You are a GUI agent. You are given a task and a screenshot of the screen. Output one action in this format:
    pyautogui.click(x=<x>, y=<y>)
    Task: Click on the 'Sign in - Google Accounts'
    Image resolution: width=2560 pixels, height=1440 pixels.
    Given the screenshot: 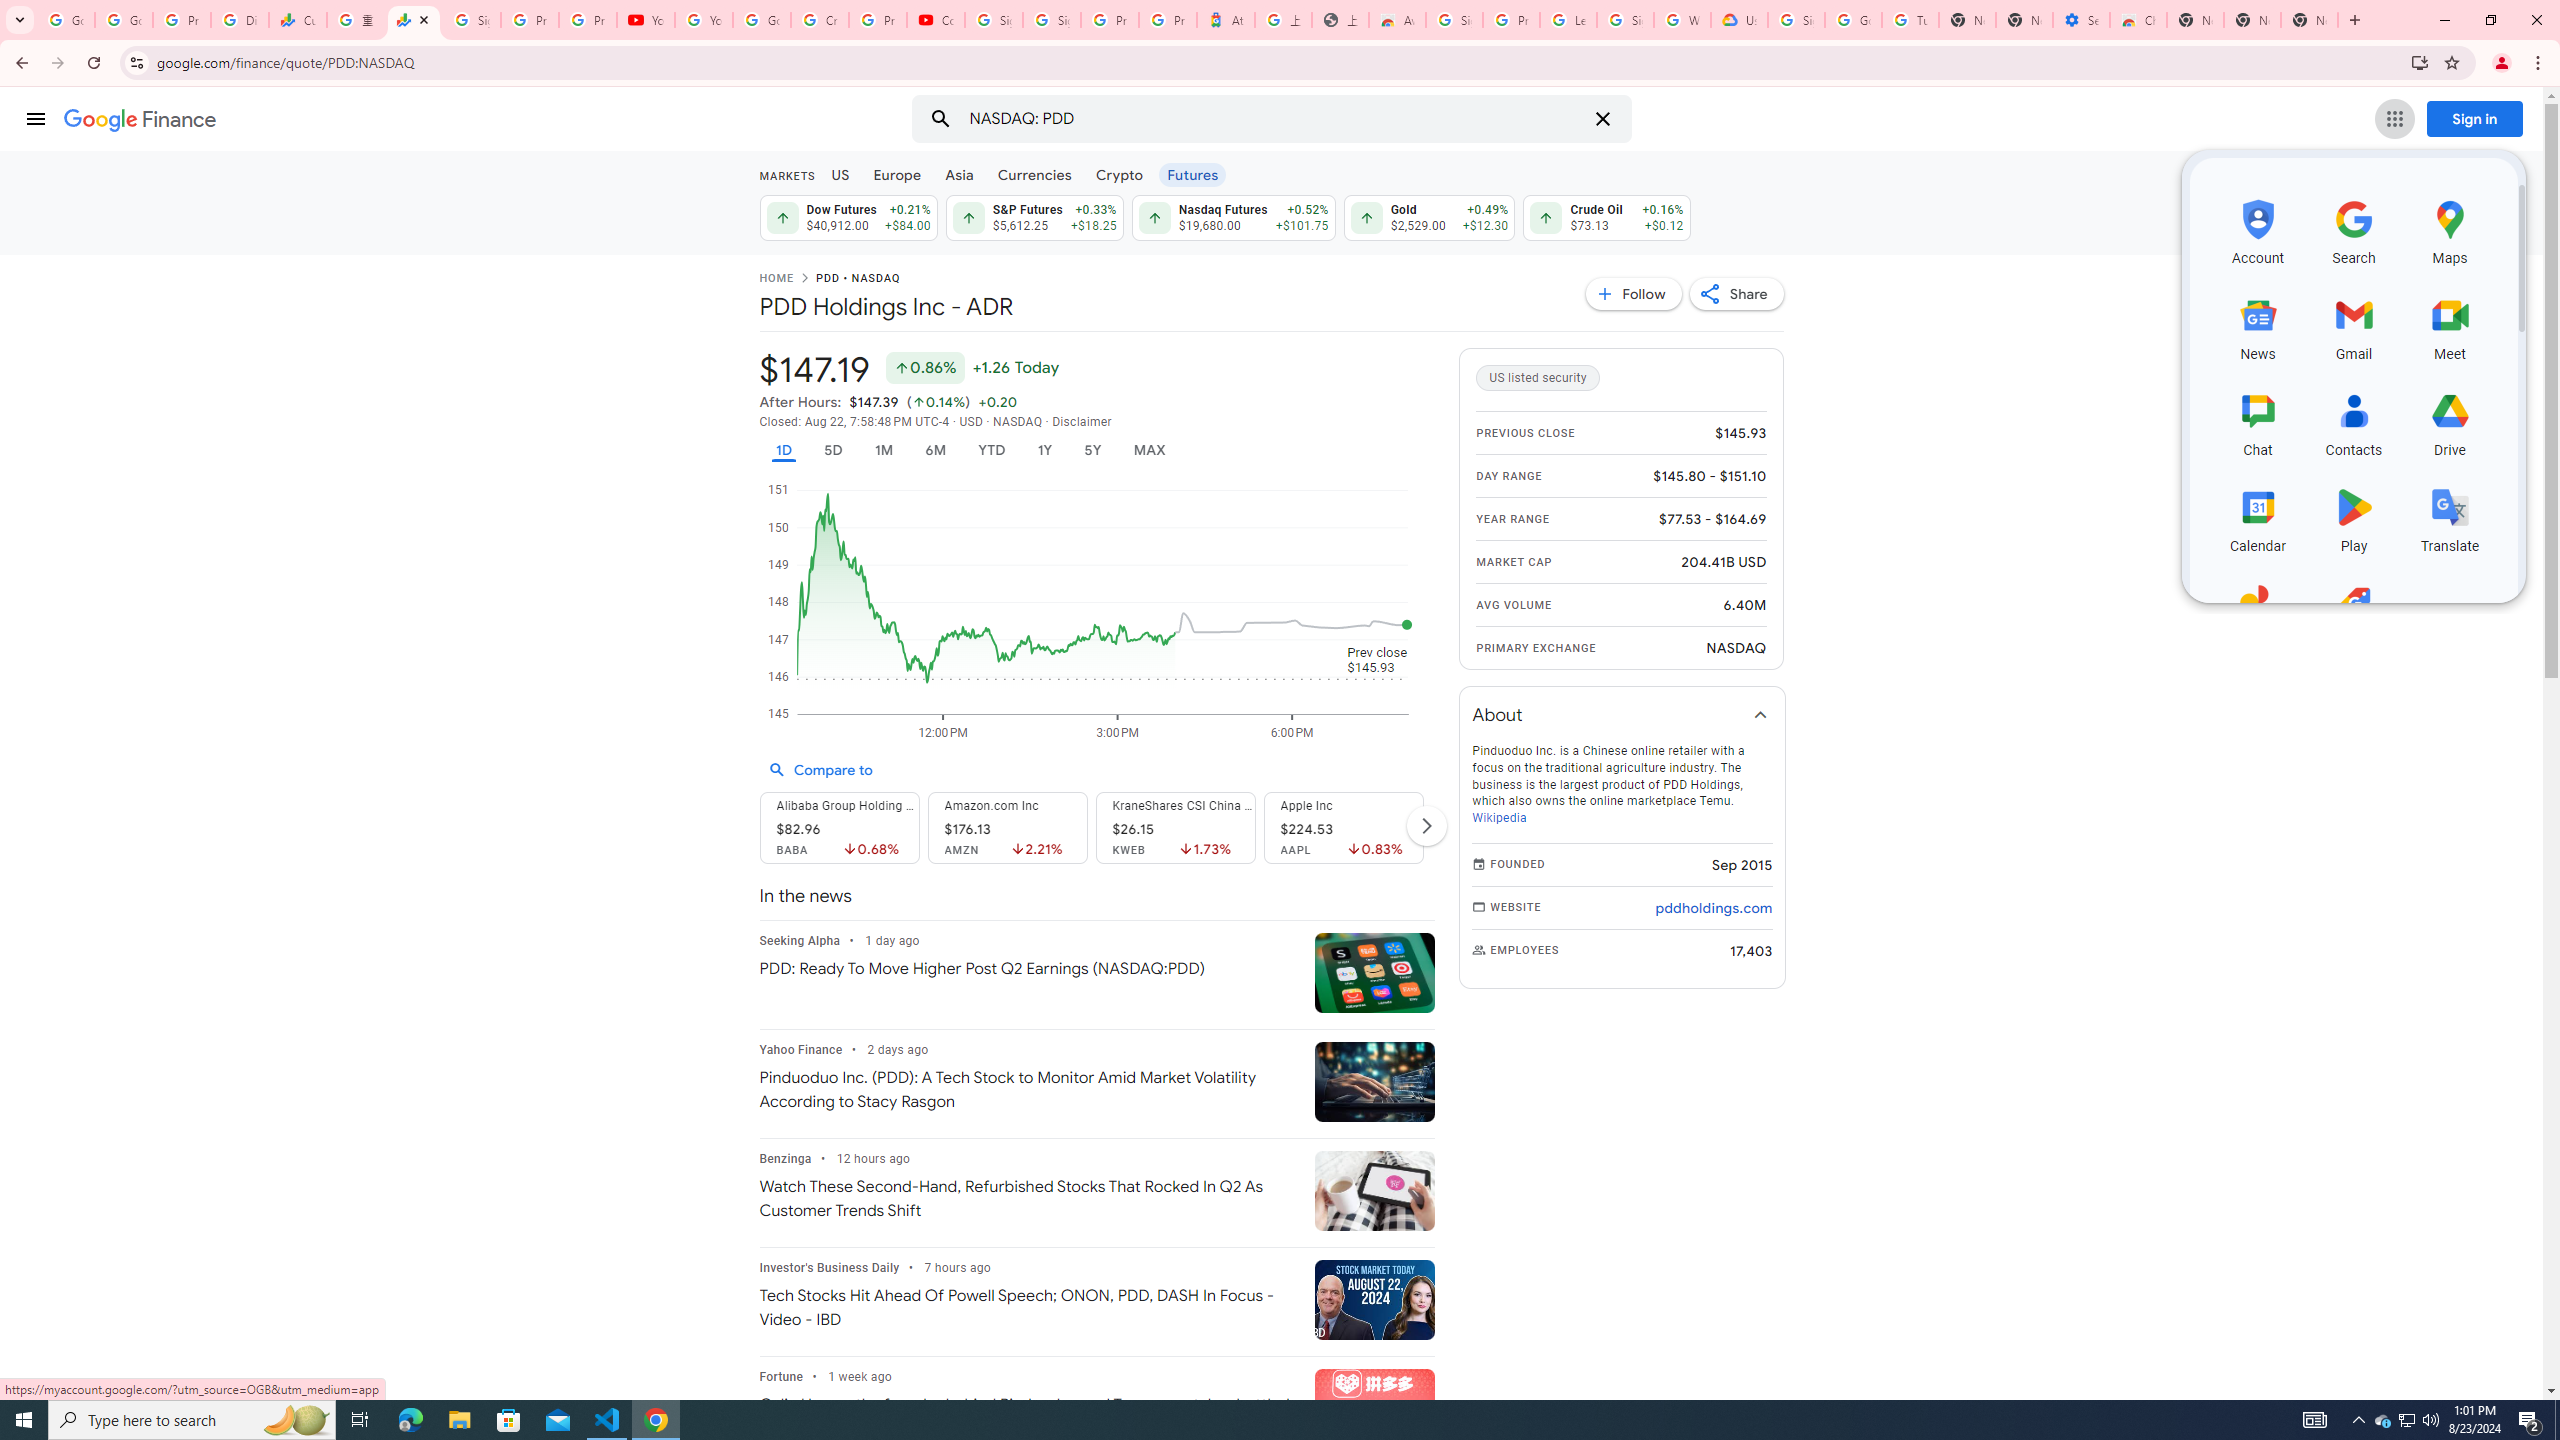 What is the action you would take?
    pyautogui.click(x=1625, y=19)
    